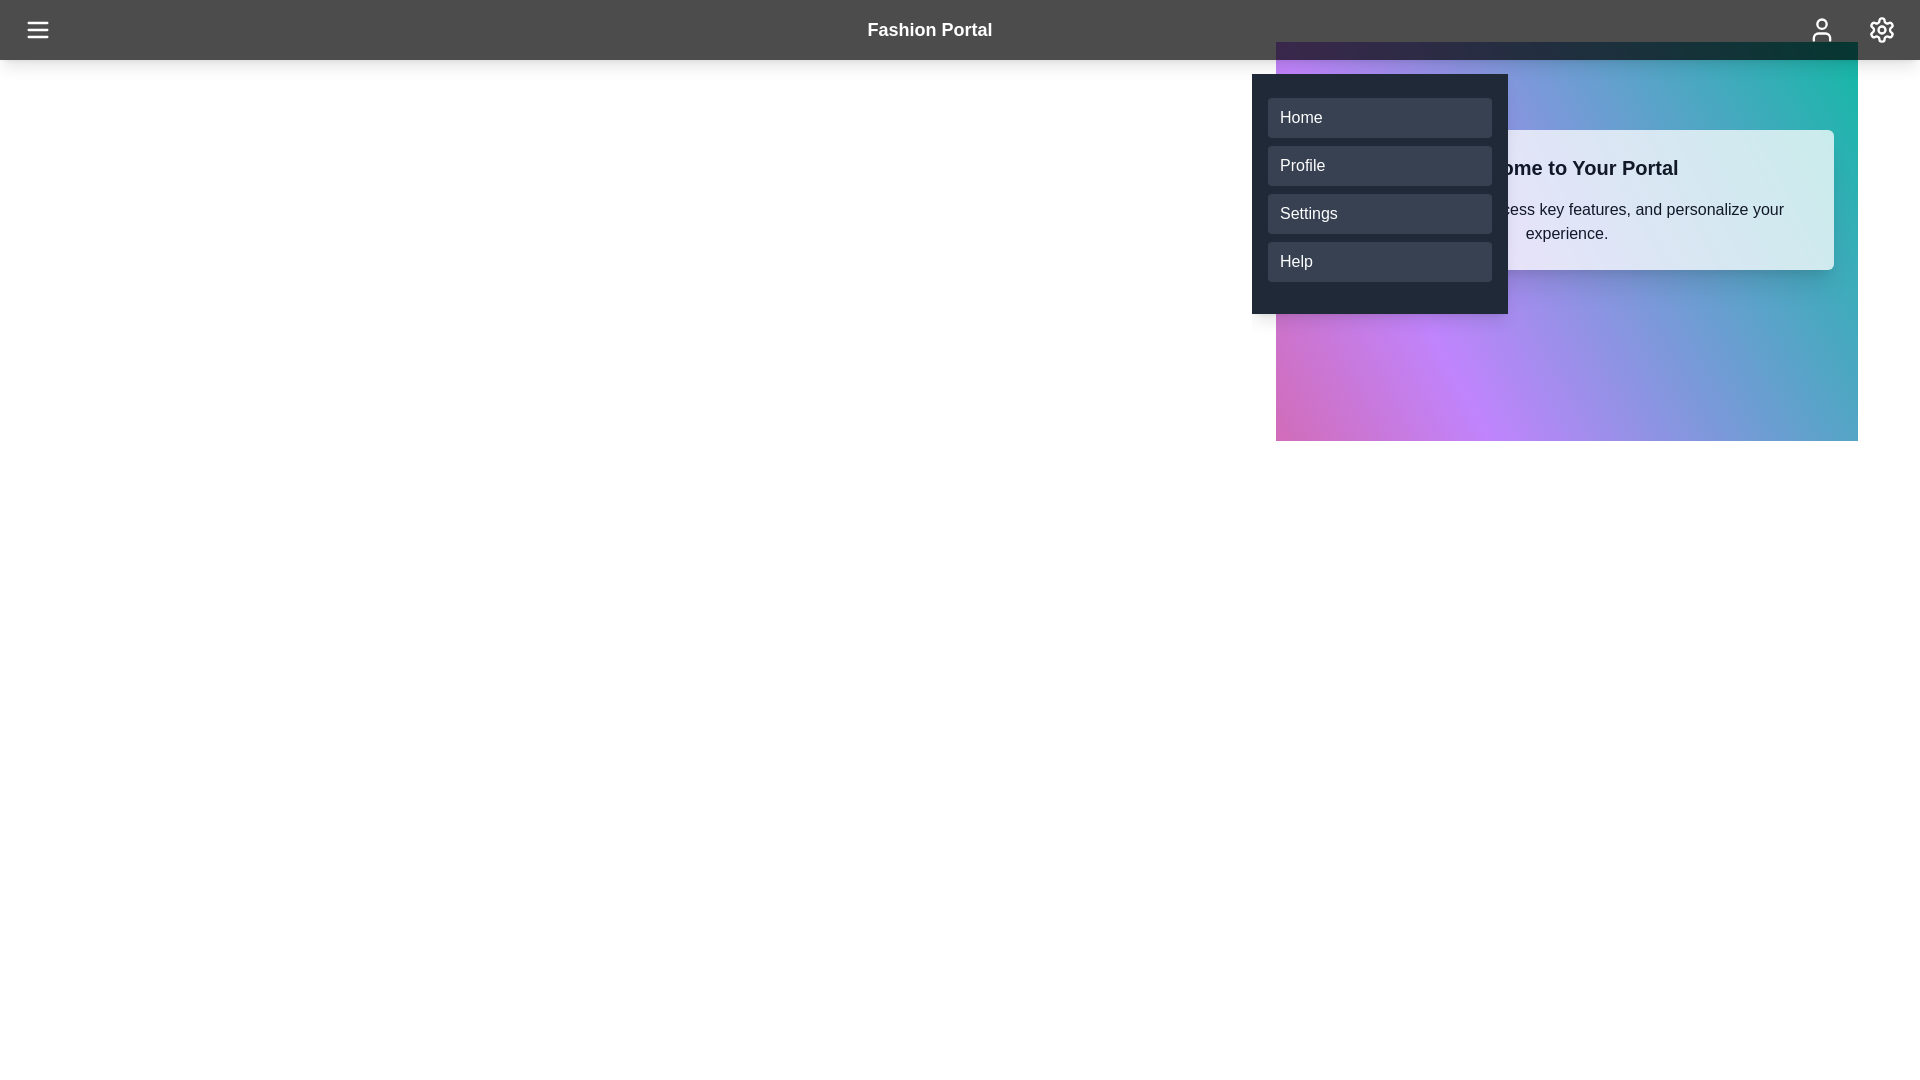 The image size is (1920, 1080). I want to click on the main header text 'Fashion Portal' to explore it, so click(929, 30).